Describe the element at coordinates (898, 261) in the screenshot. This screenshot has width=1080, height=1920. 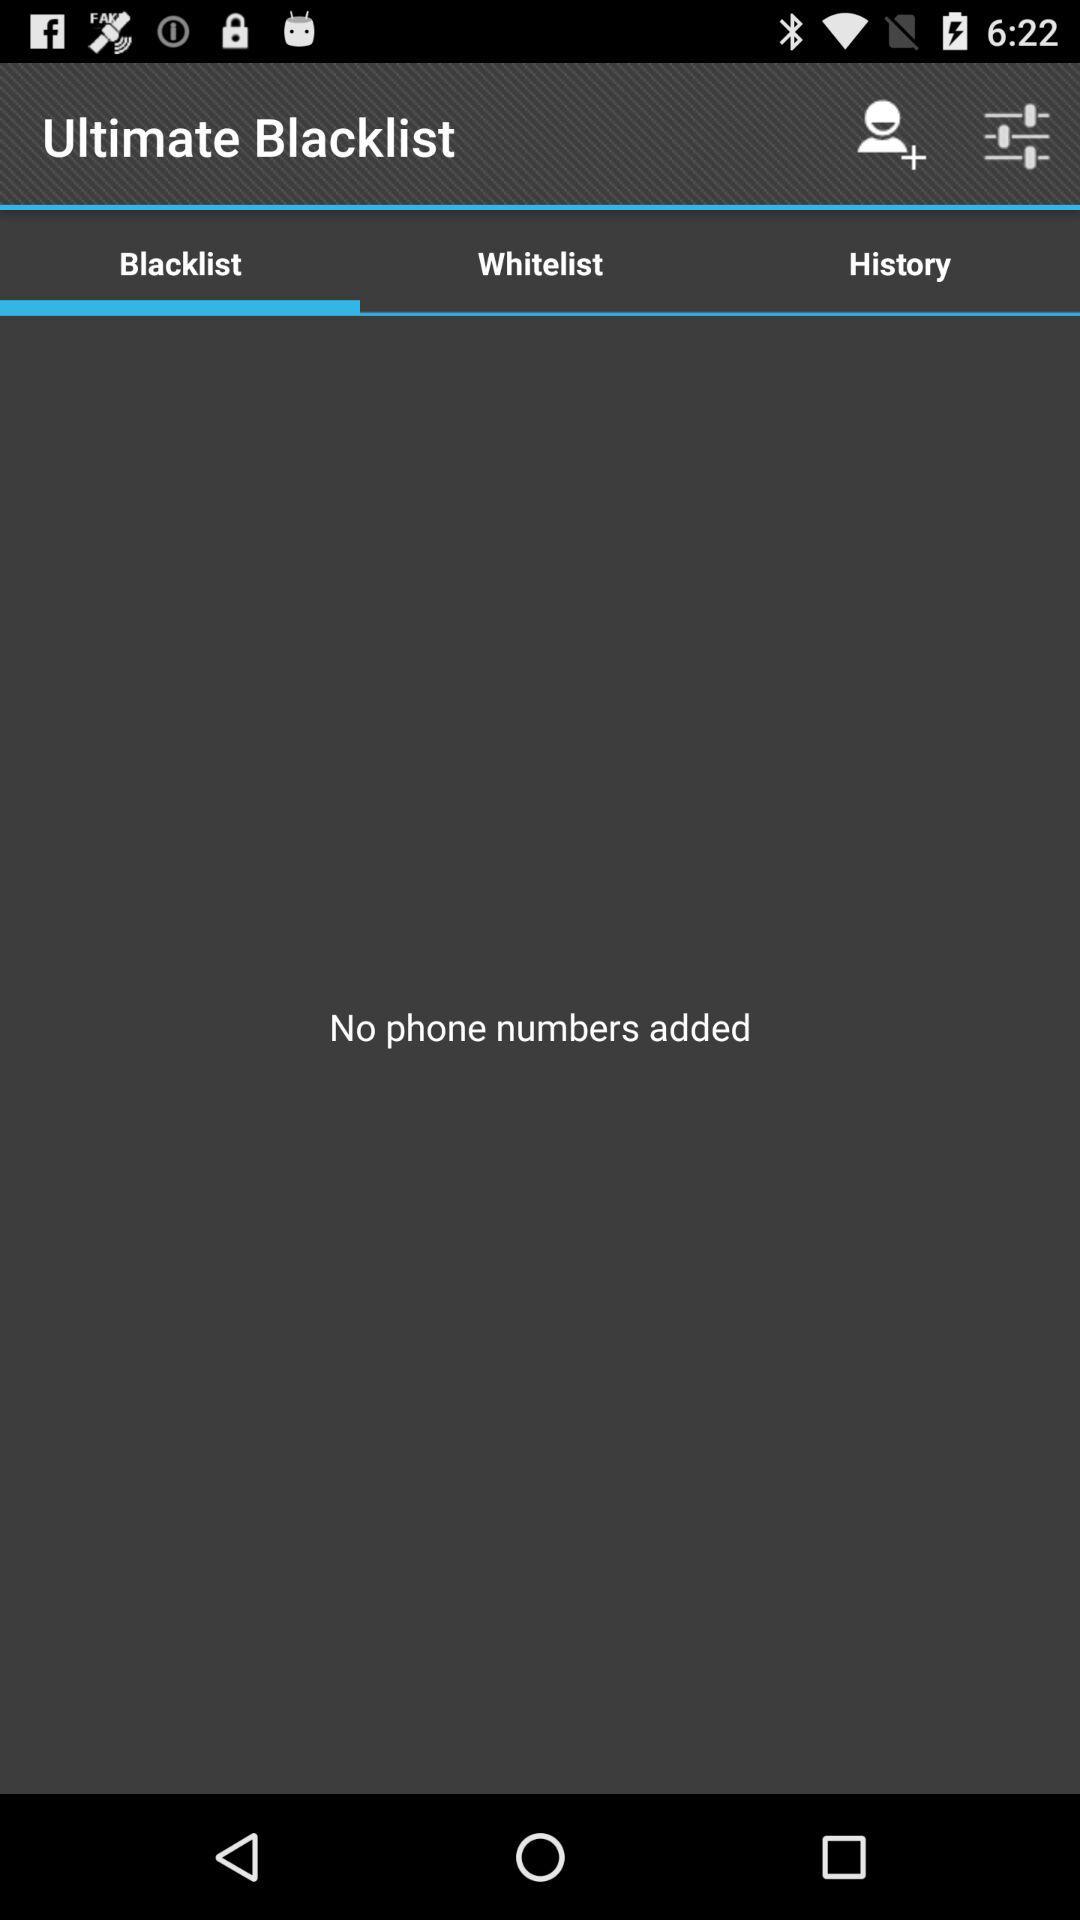
I see `history icon` at that location.